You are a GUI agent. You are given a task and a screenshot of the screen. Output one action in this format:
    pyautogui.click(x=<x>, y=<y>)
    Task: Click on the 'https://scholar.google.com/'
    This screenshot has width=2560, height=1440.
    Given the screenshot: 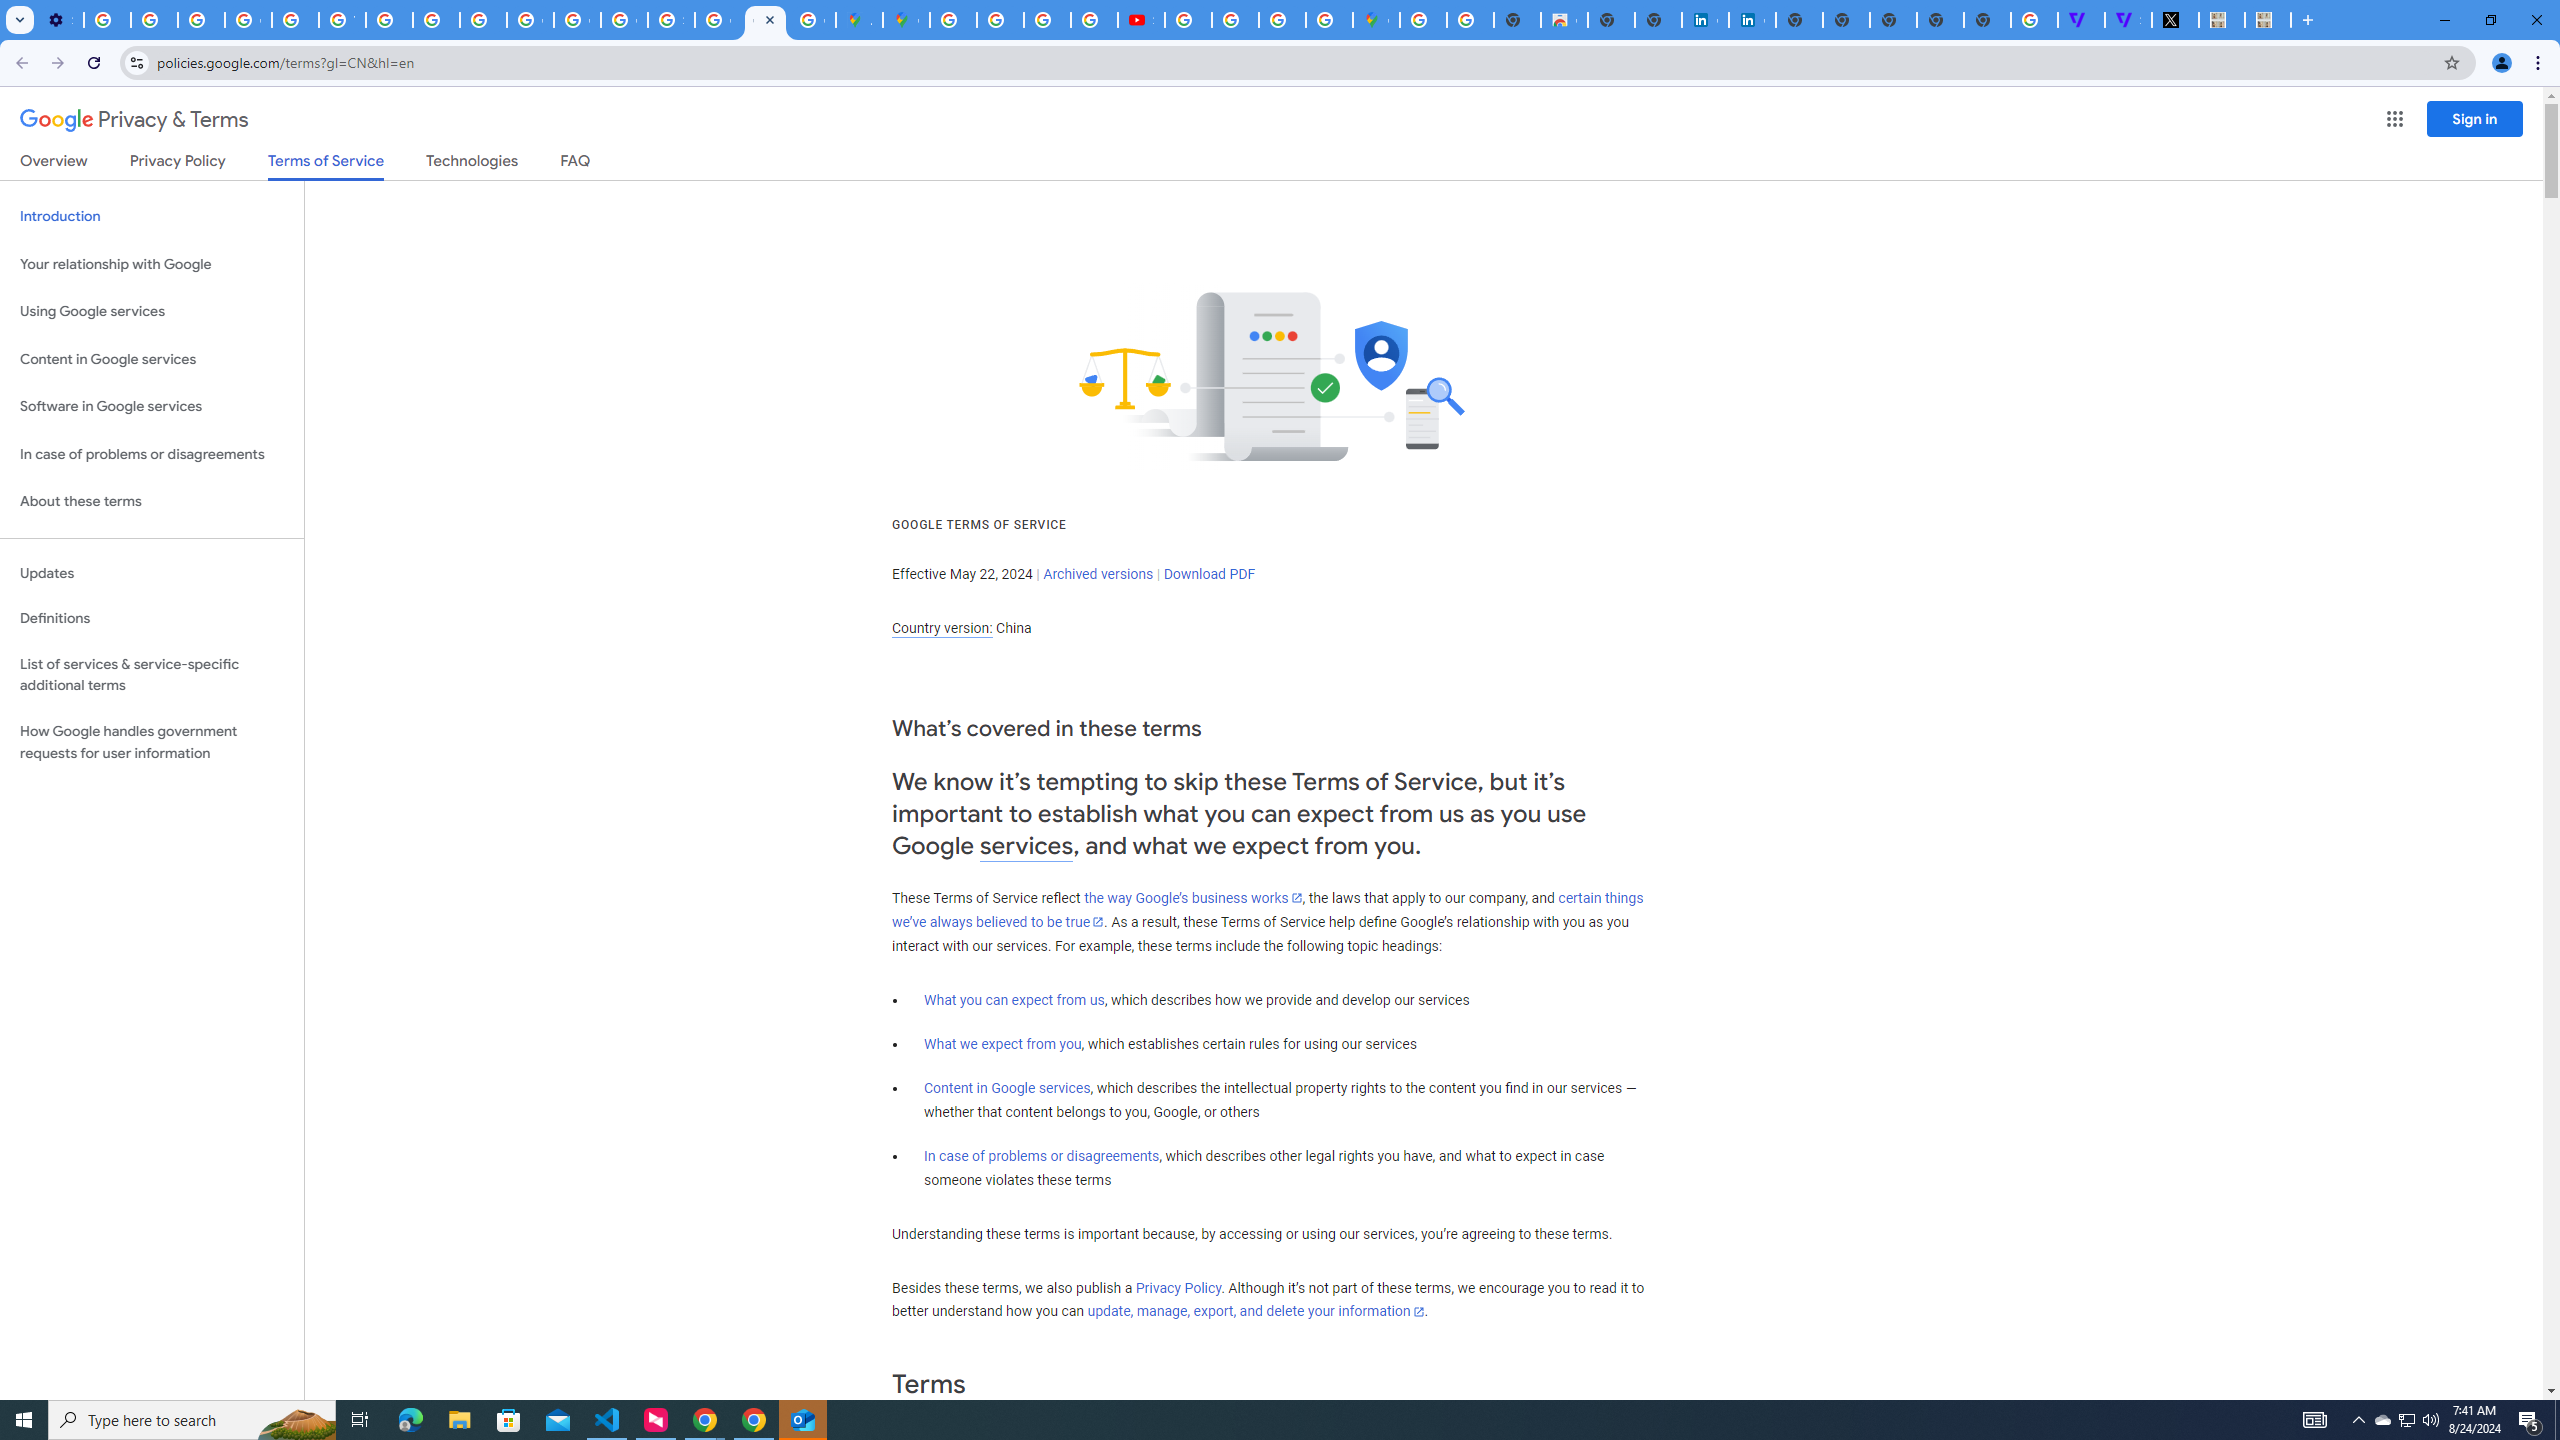 What is the action you would take?
    pyautogui.click(x=388, y=19)
    